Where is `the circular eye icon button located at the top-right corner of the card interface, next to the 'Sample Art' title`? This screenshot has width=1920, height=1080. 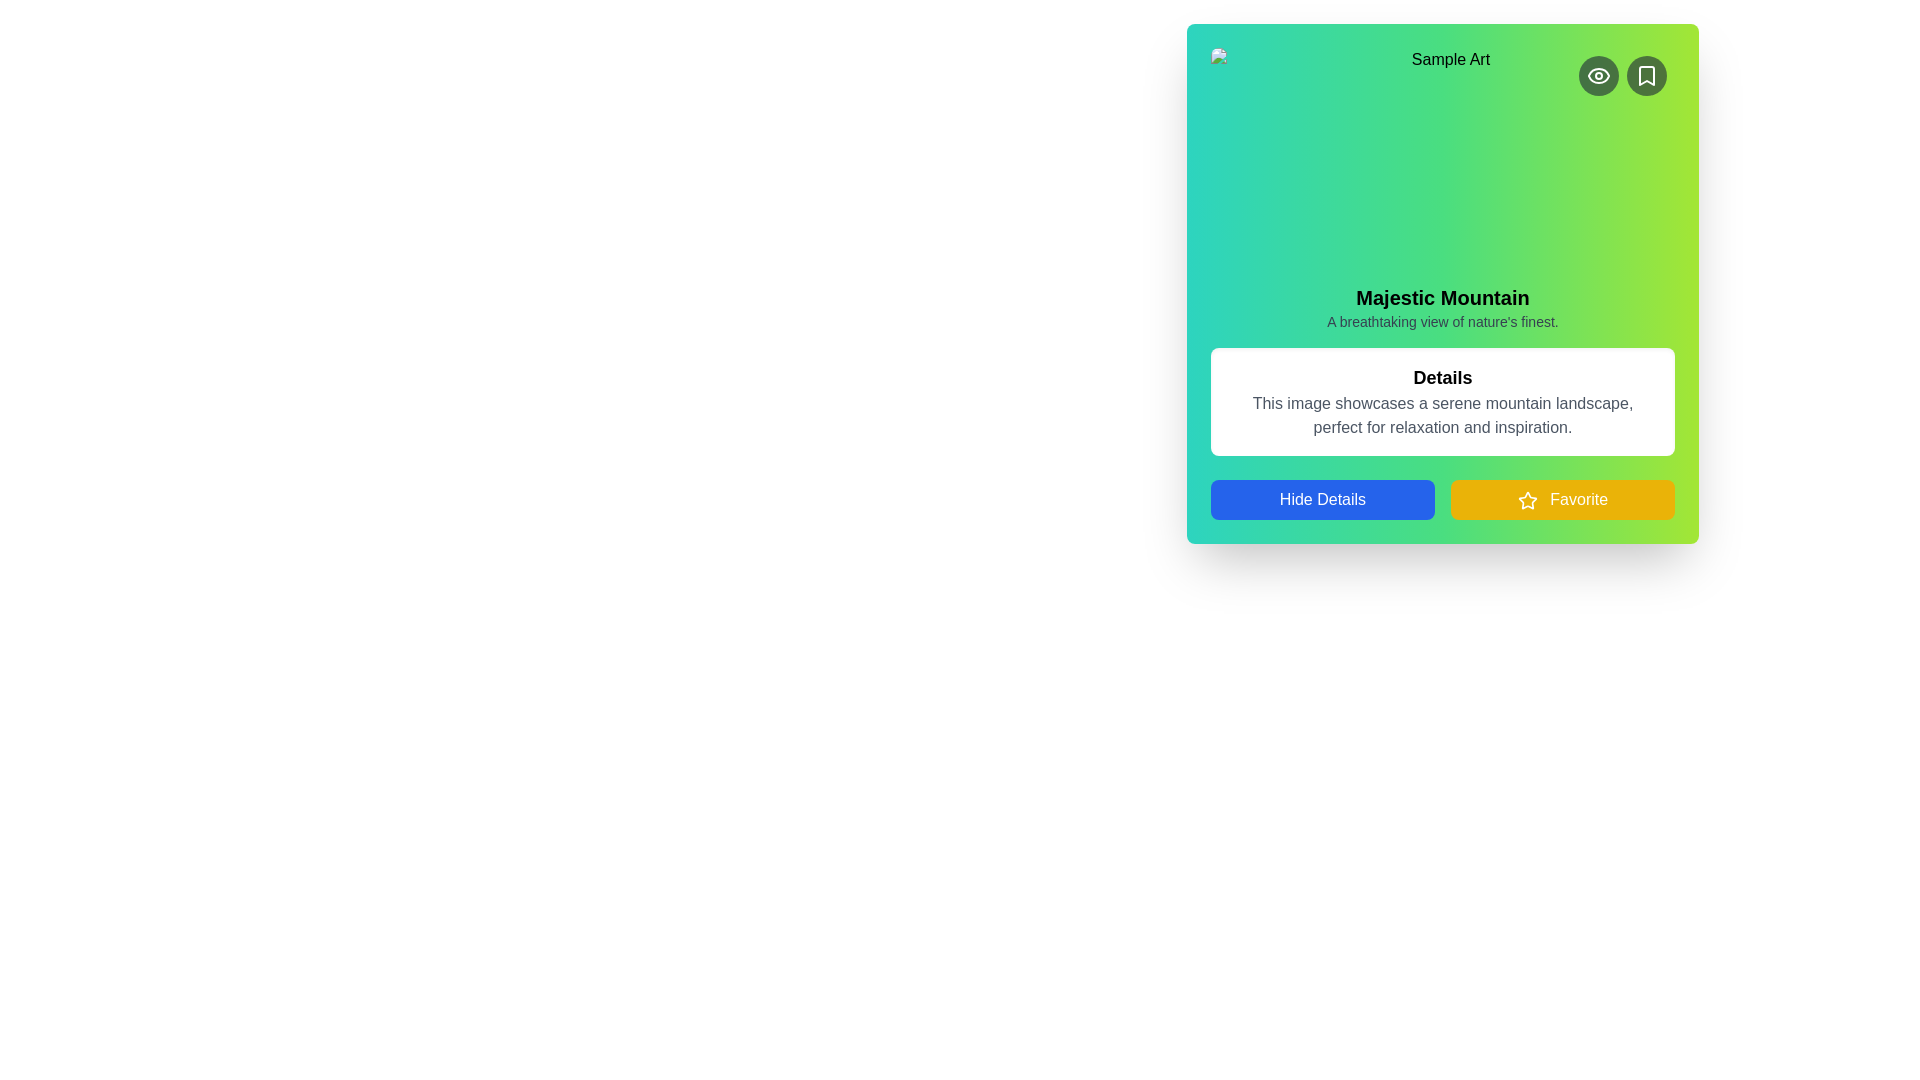 the circular eye icon button located at the top-right corner of the card interface, next to the 'Sample Art' title is located at coordinates (1597, 75).